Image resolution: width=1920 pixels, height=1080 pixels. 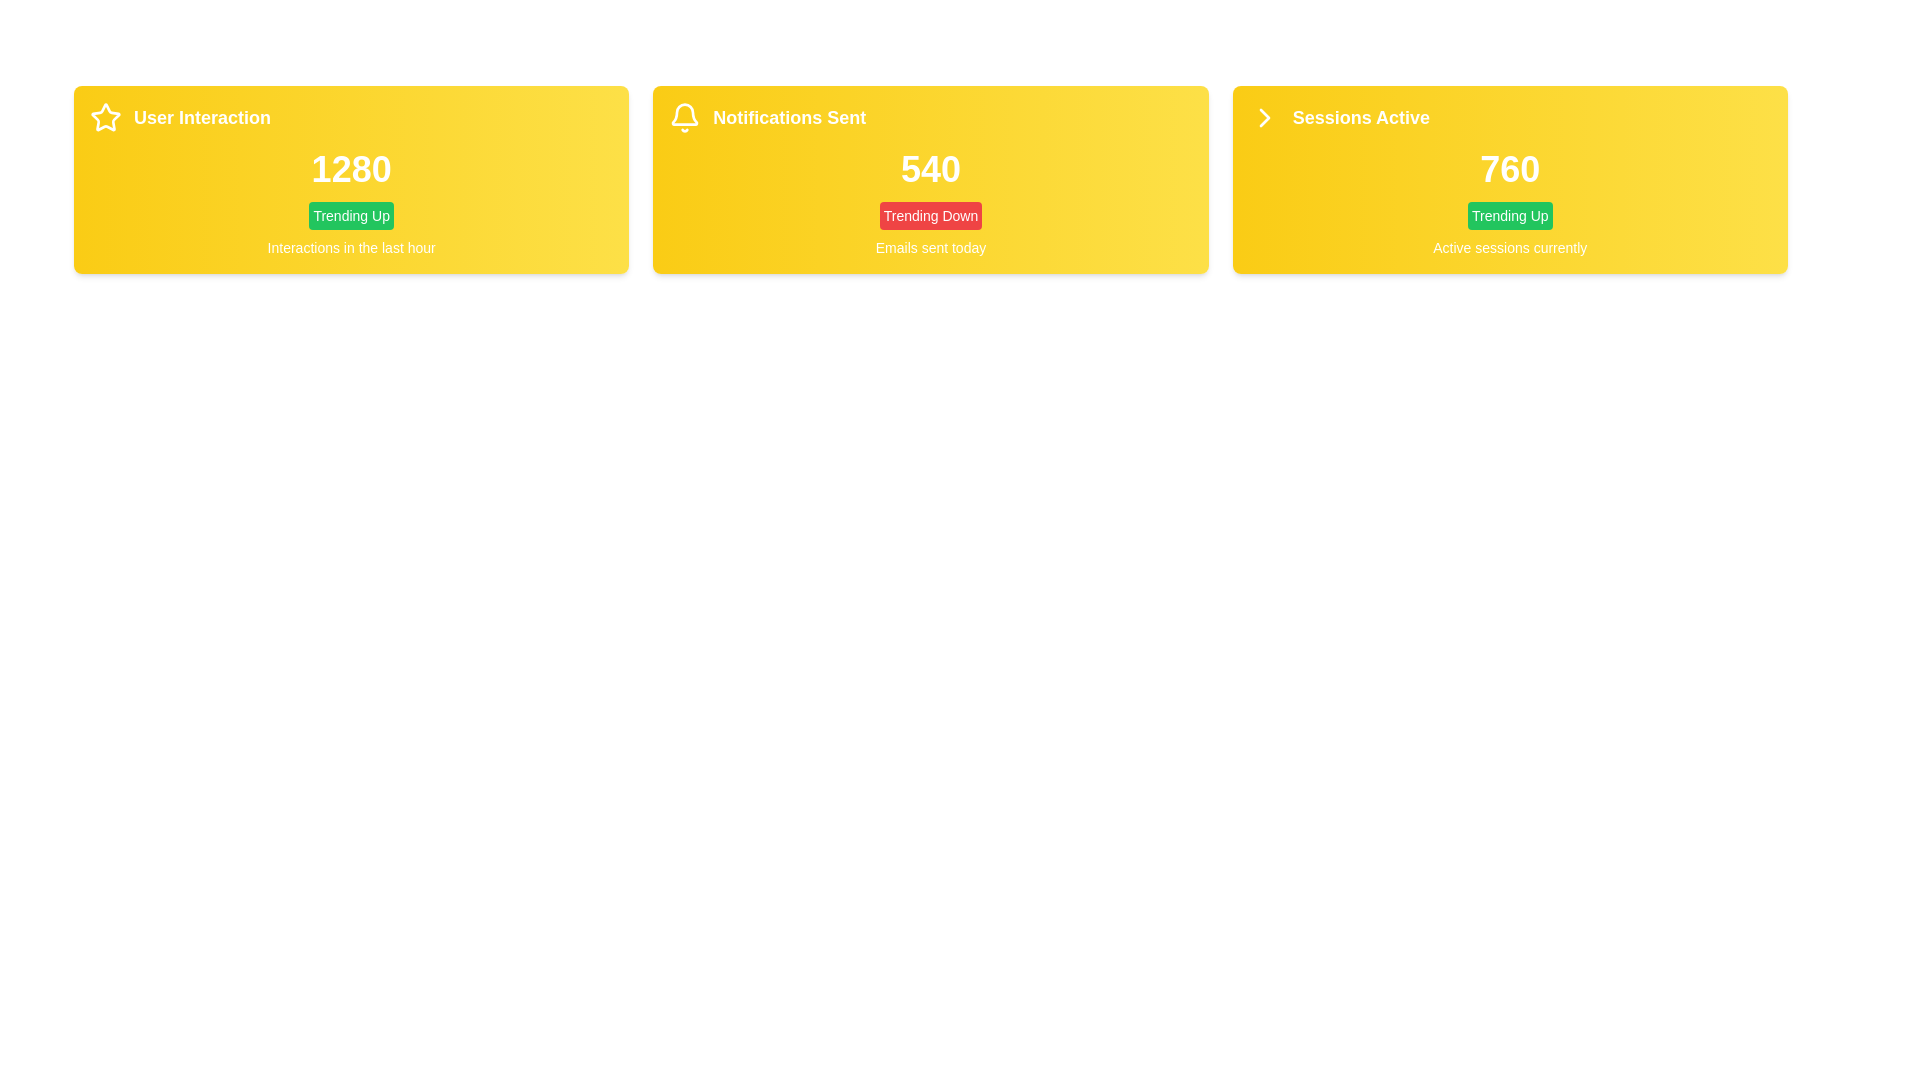 I want to click on the small, rectangular button-like component with a green background and white text reading 'Trending Up', which is centrally aligned below the title 'Sessions Active' and above a descriptive statement, so click(x=1510, y=216).